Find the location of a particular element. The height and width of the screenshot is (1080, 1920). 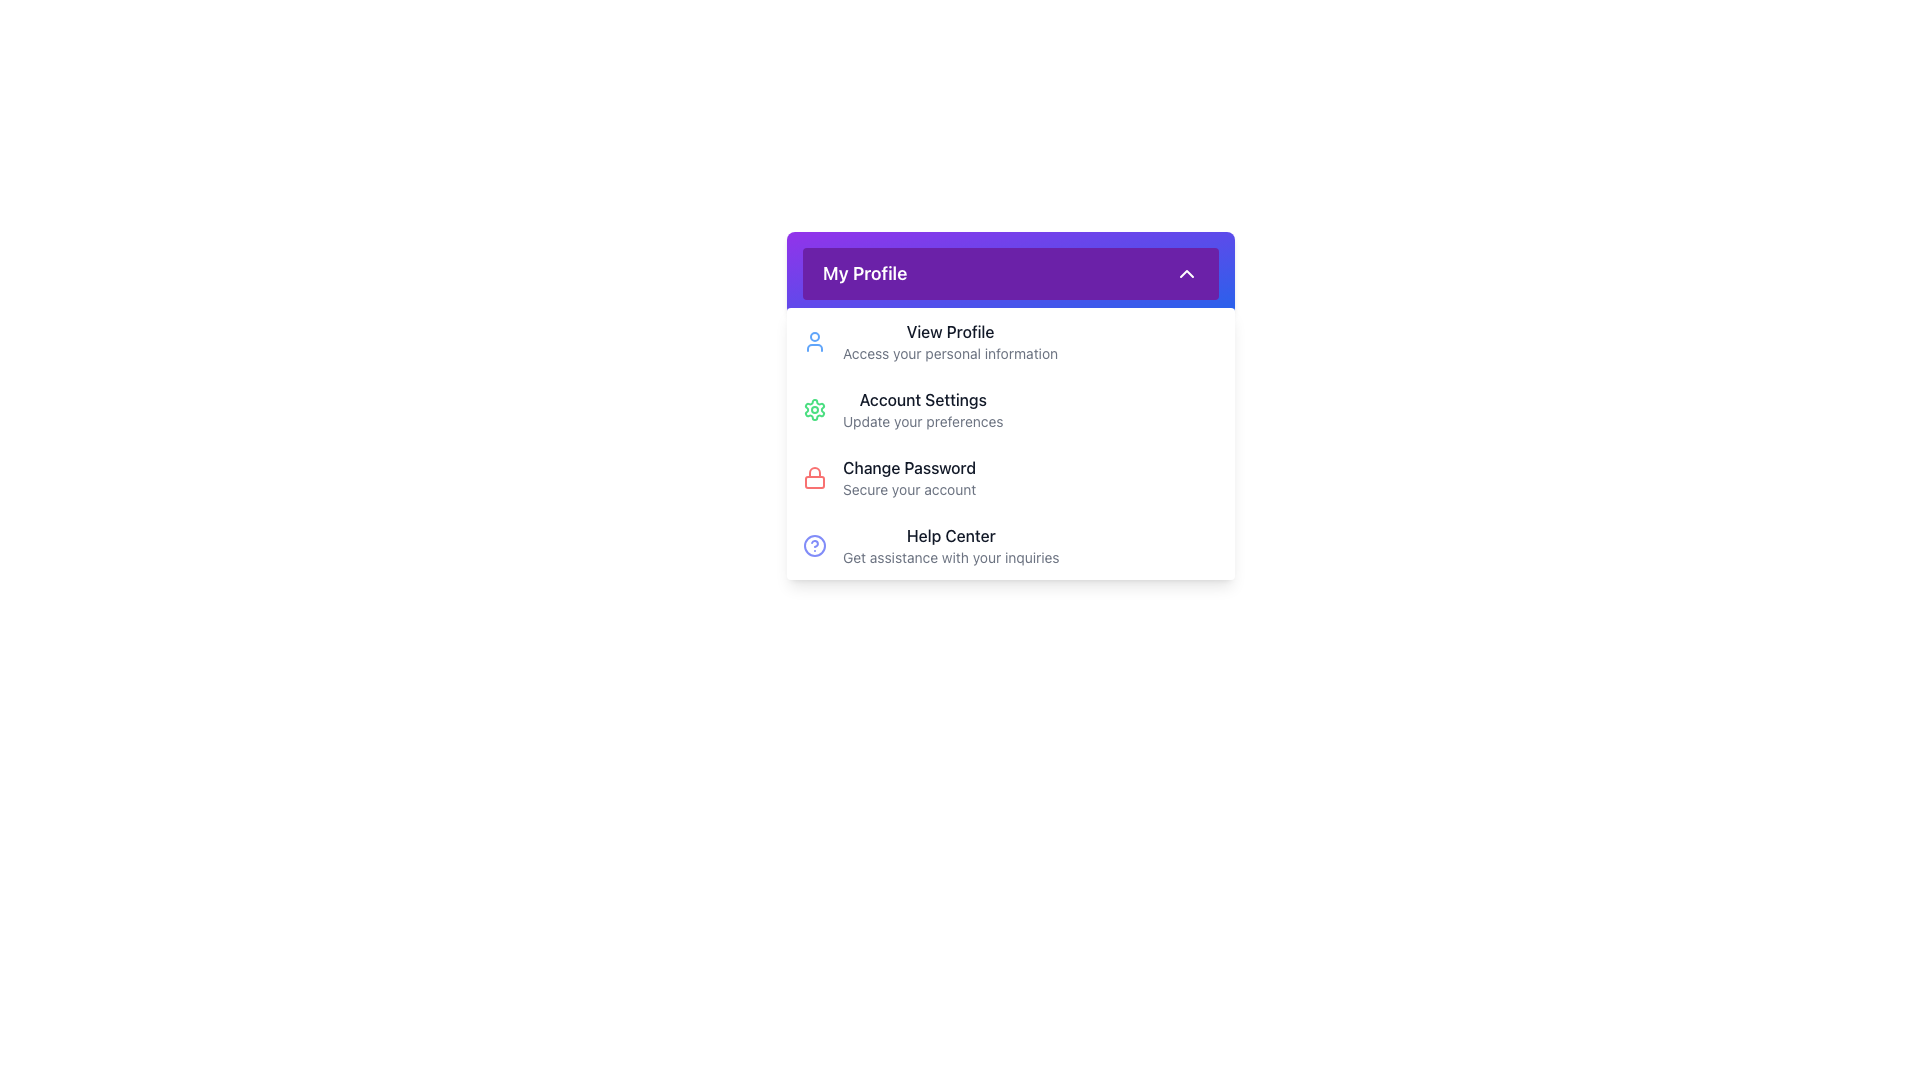

the bottom-most navigation item in the 'My Profile' dropdown menu is located at coordinates (1011, 546).